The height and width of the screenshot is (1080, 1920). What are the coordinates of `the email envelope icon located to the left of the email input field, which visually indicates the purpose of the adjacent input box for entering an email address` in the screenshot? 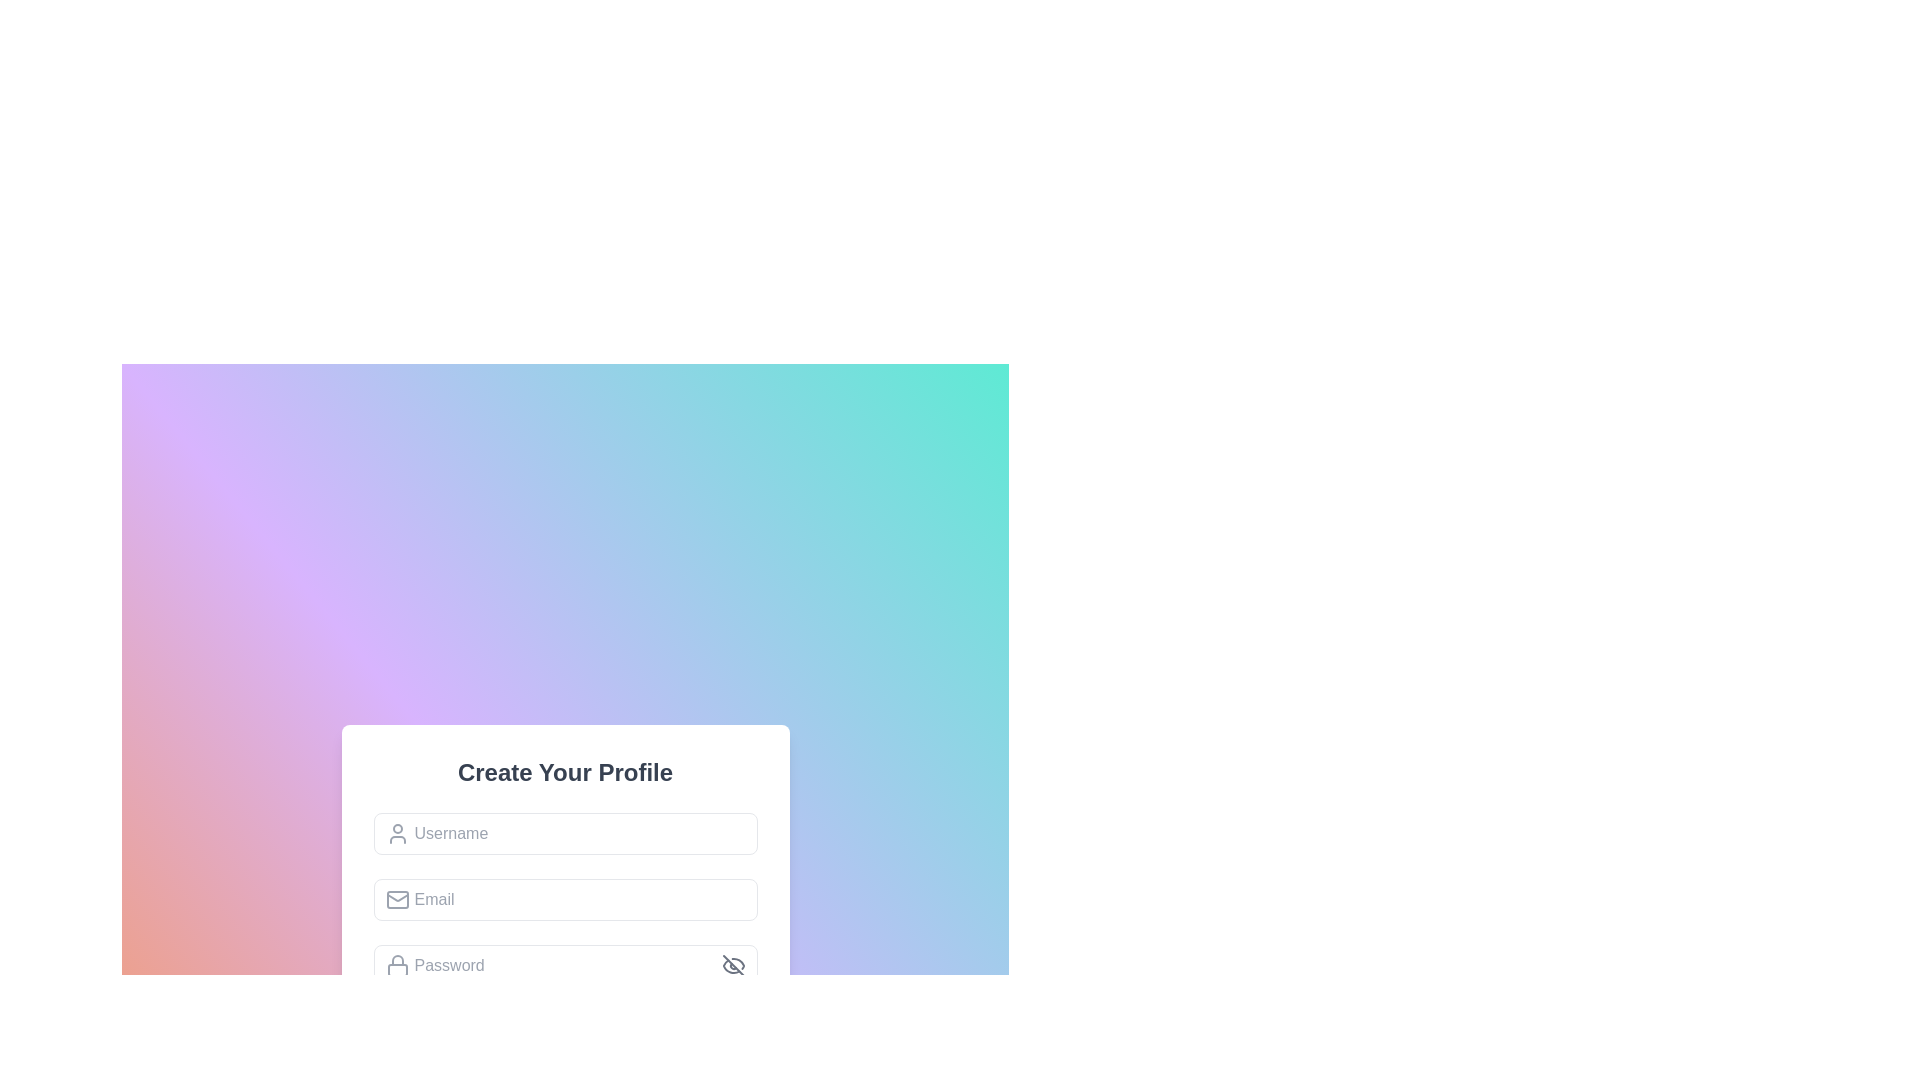 It's located at (397, 898).